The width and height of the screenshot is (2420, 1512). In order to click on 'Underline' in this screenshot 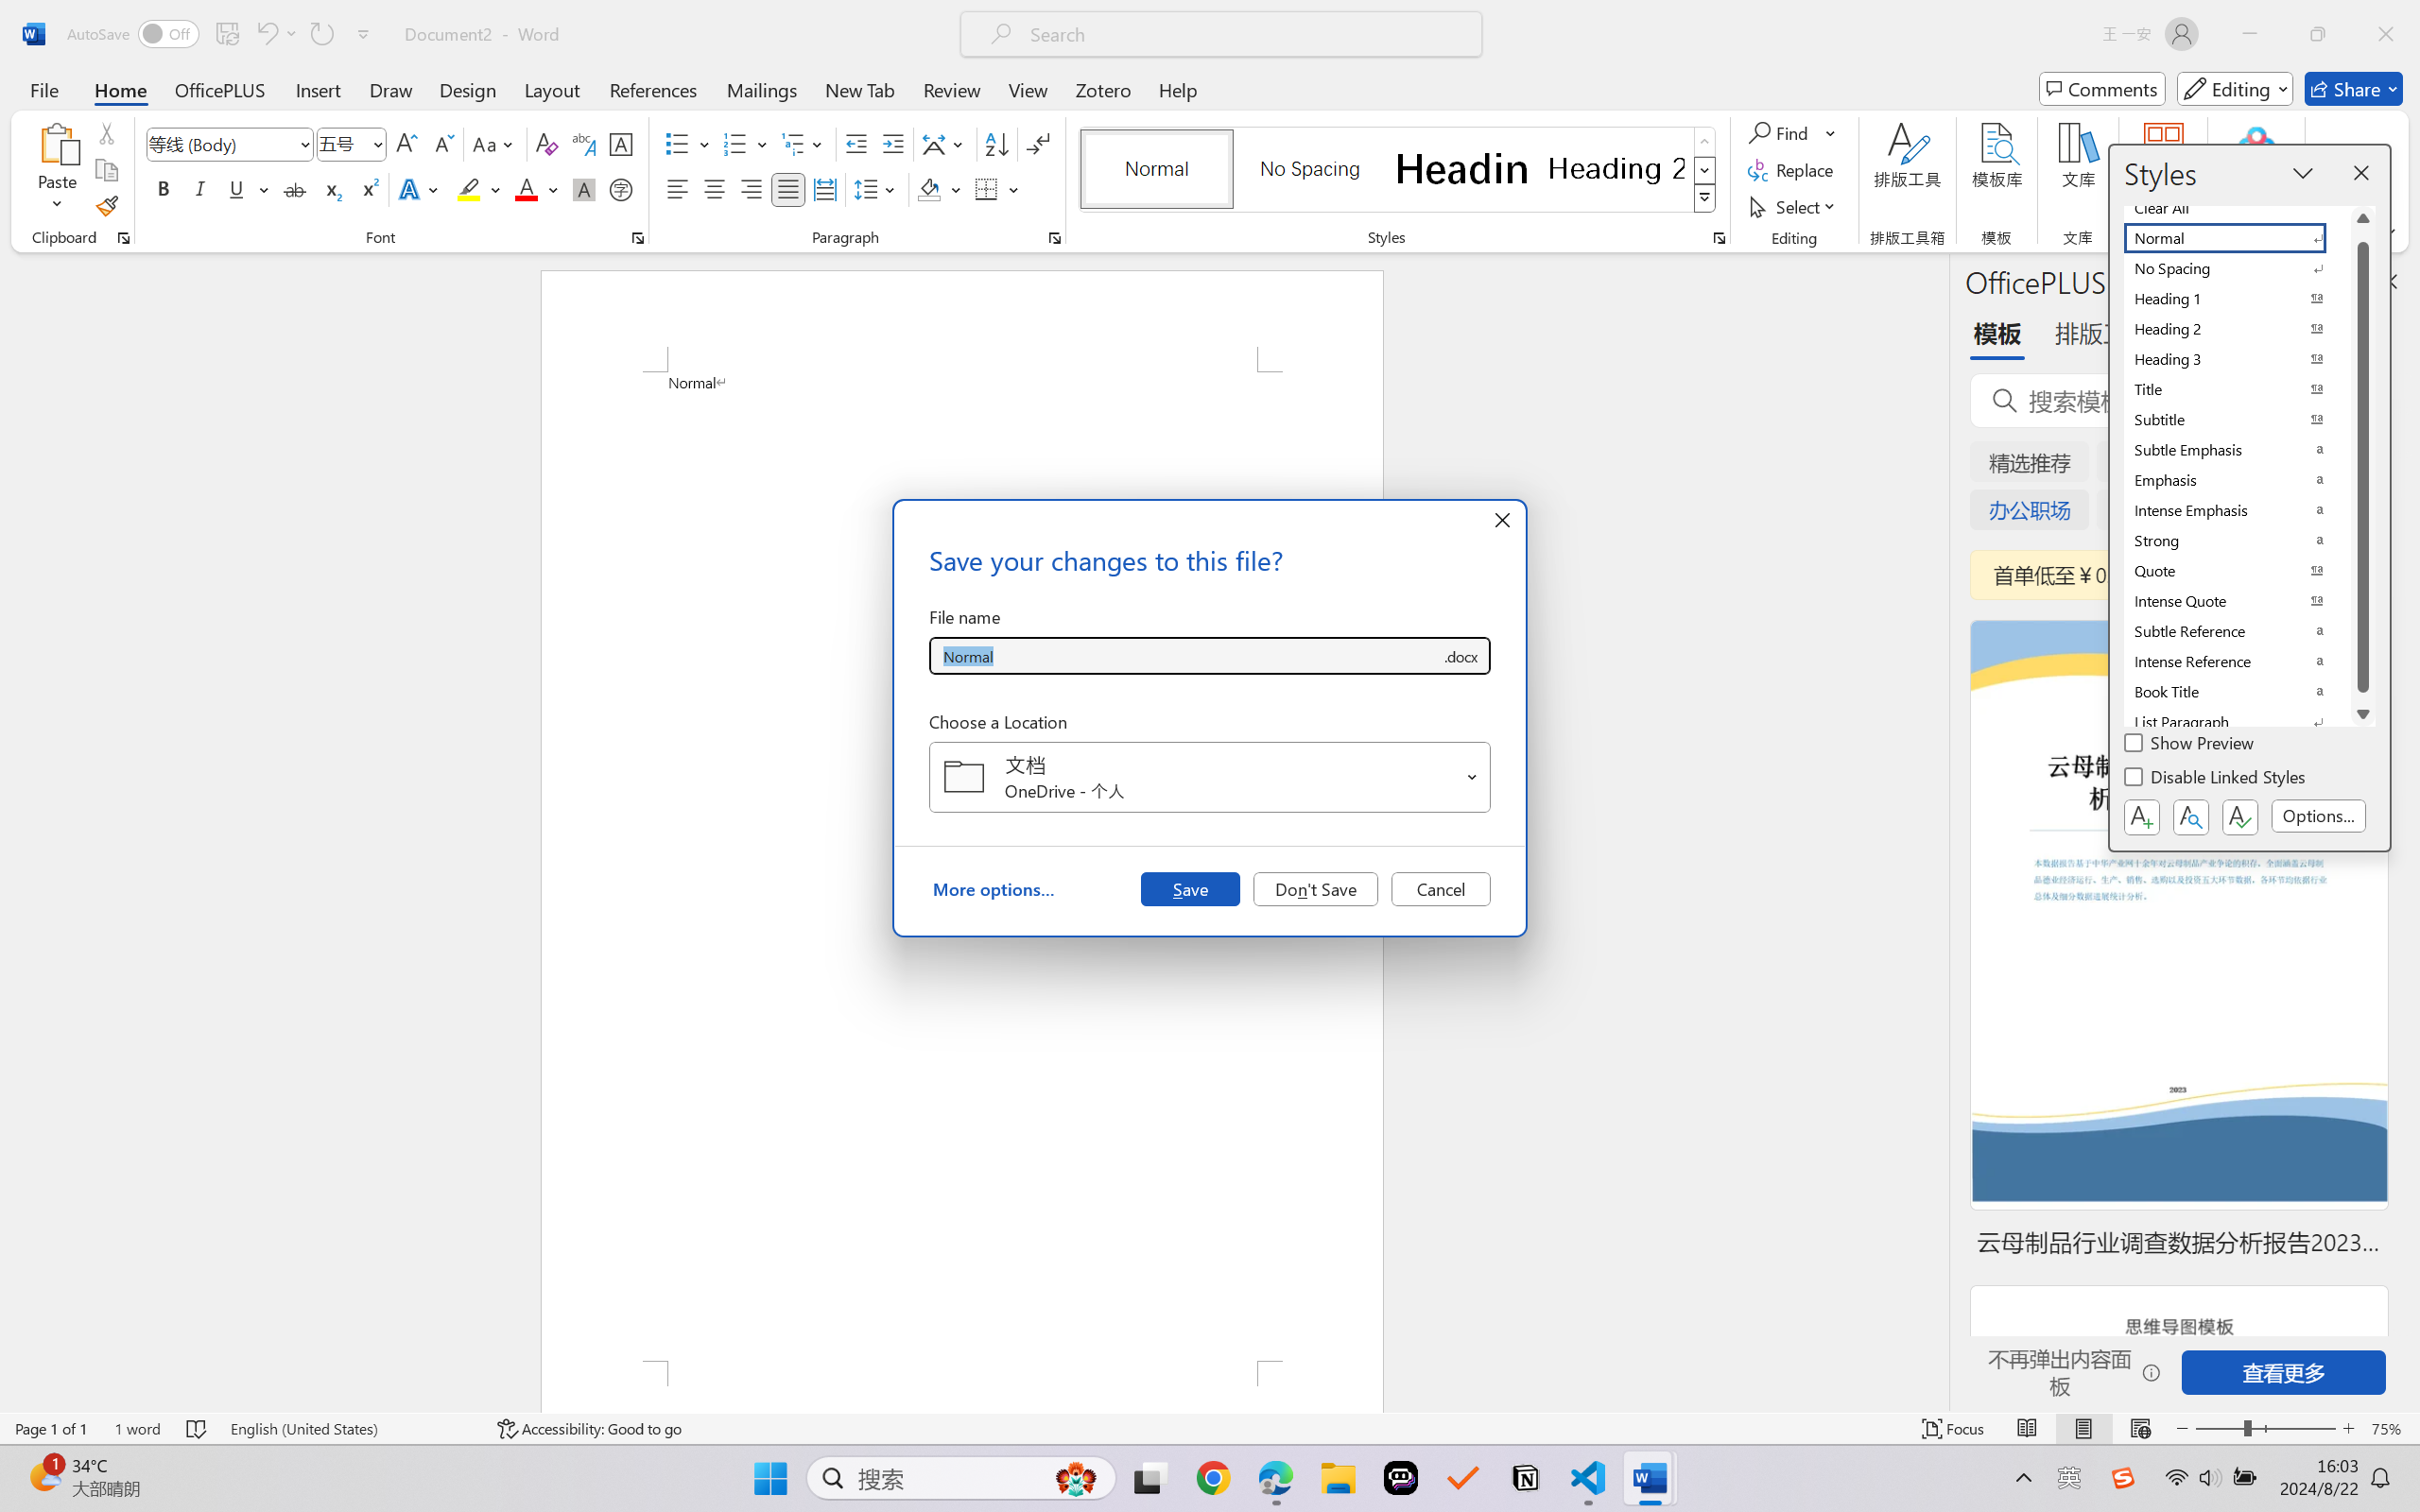, I will do `click(248, 188)`.